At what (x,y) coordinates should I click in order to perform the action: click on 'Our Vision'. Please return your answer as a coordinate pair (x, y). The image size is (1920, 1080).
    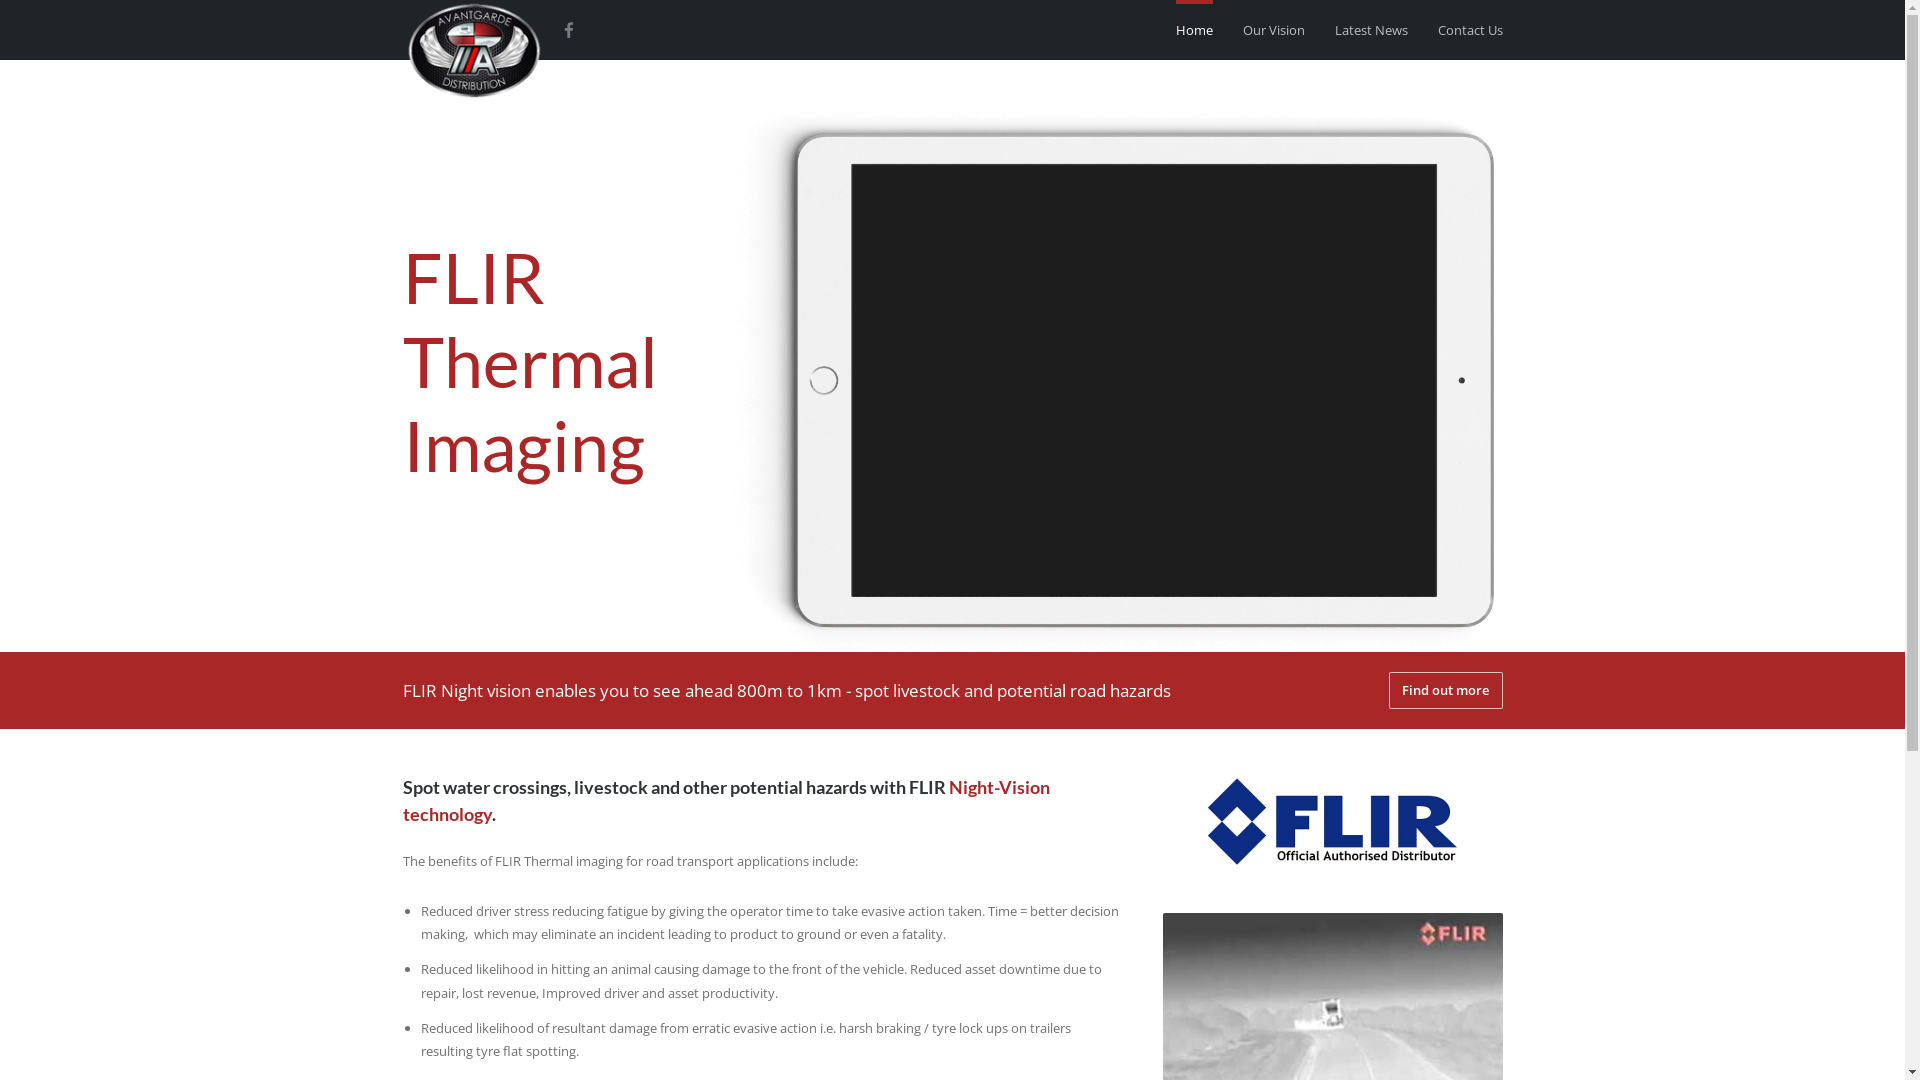
    Looking at the image, I should click on (1241, 30).